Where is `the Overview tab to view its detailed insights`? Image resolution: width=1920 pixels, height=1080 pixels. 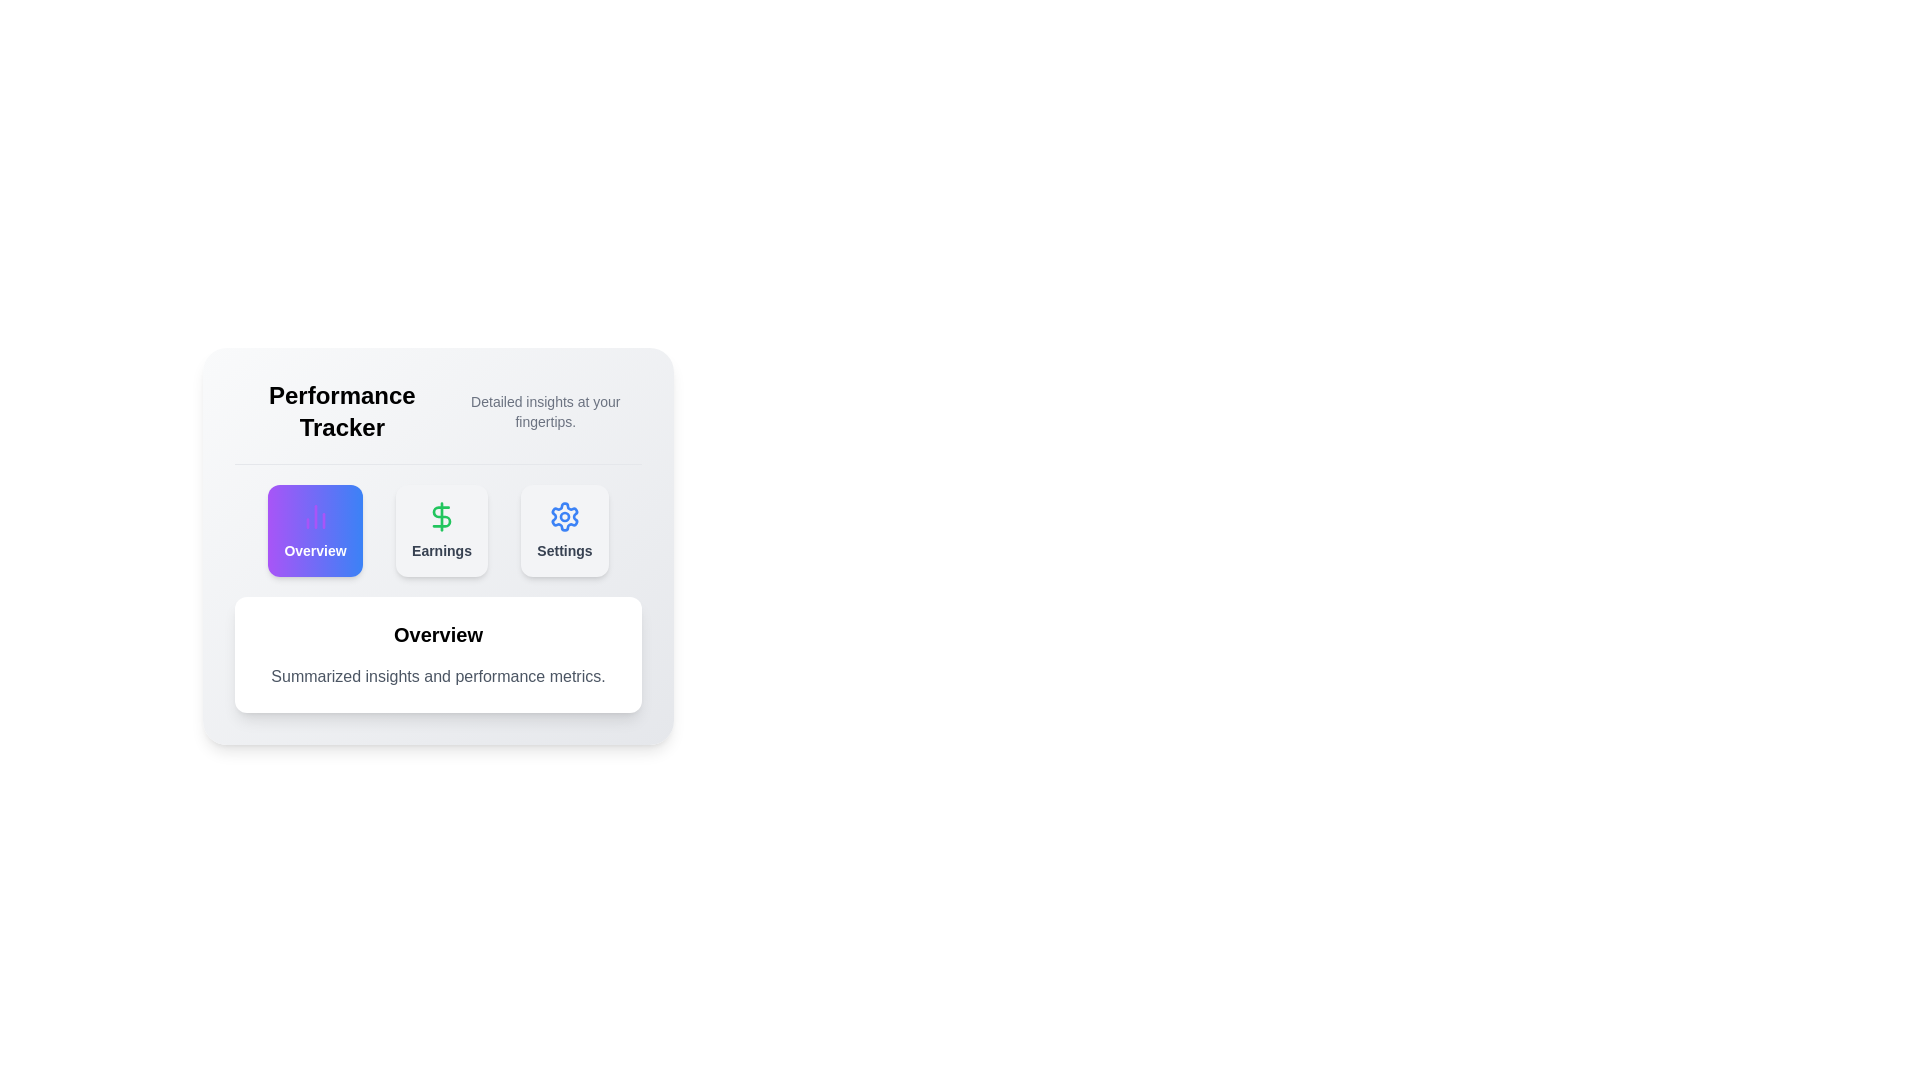
the Overview tab to view its detailed insights is located at coordinates (314, 530).